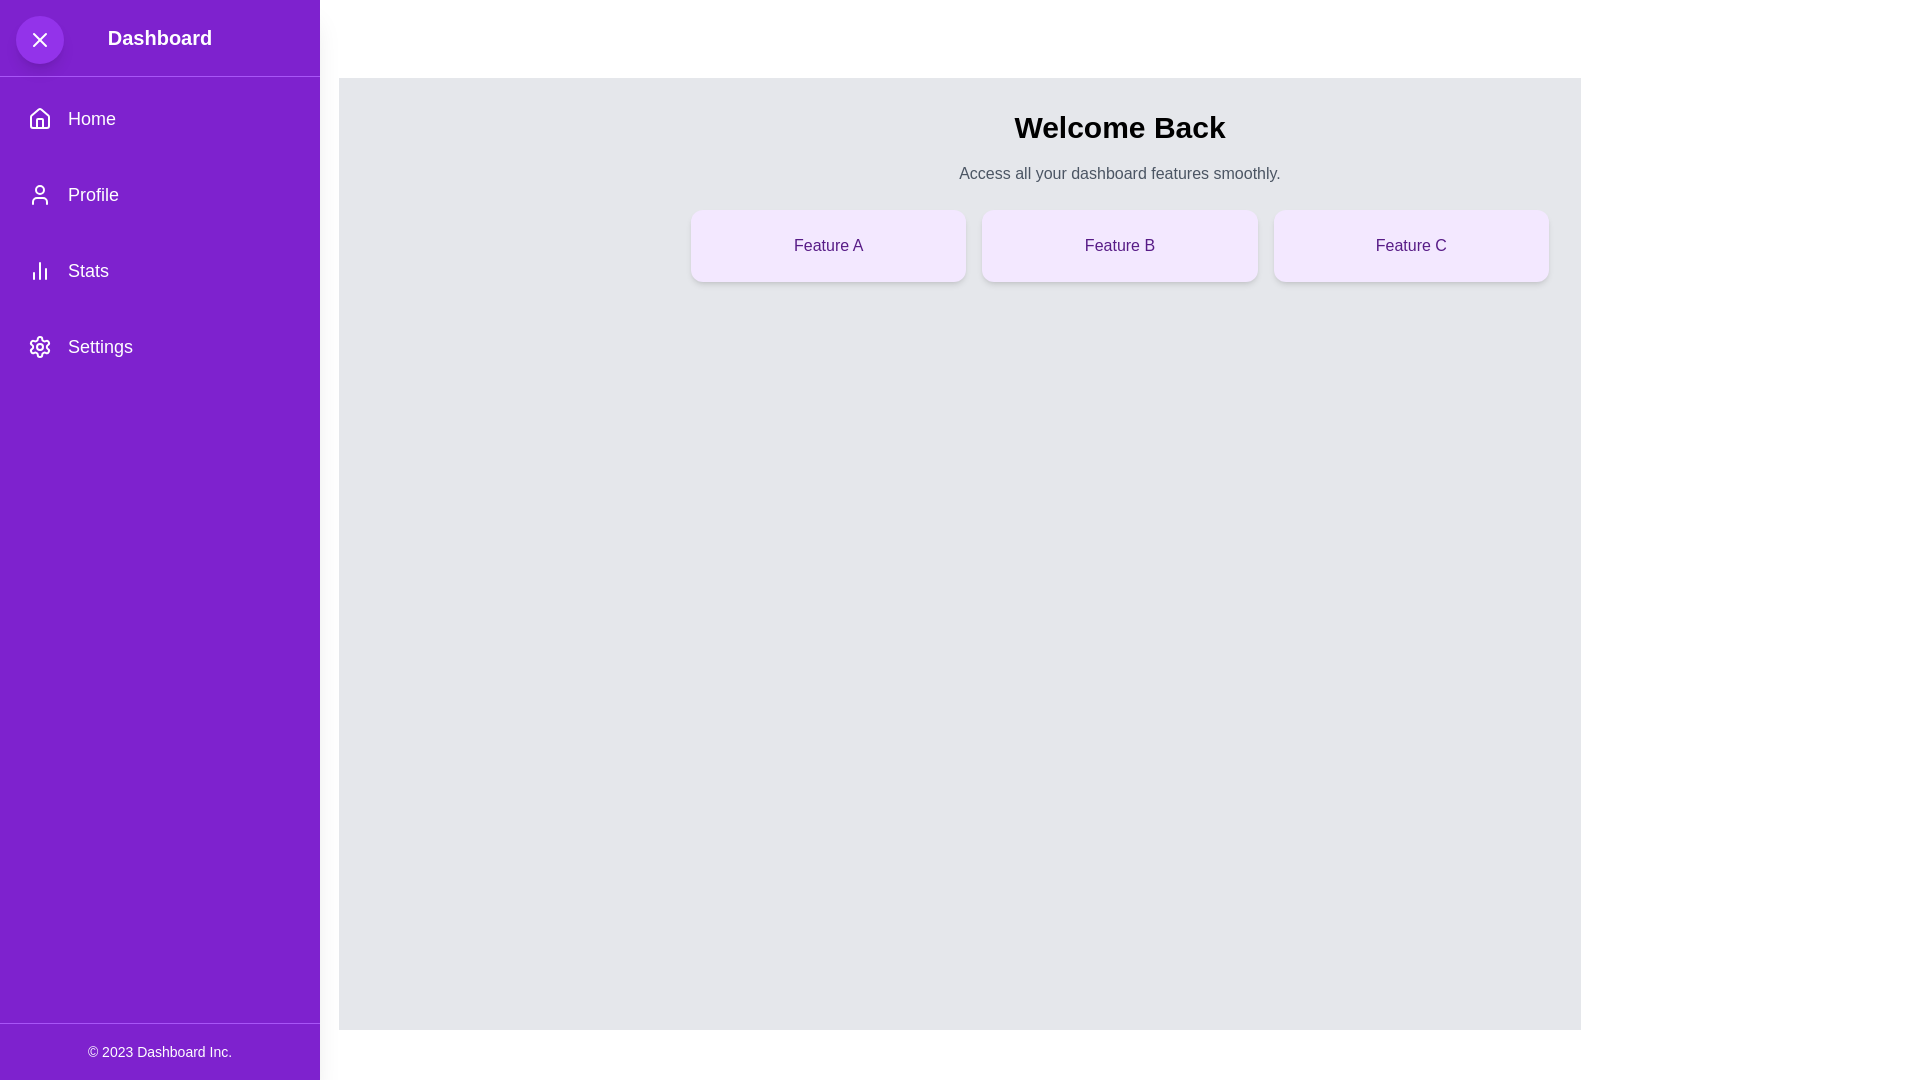 The width and height of the screenshot is (1920, 1080). I want to click on the Close Button Icon, which is an 'X' shaped icon with rounded ends located at the top-left corner of the sidebar within a circular button, so click(39, 39).